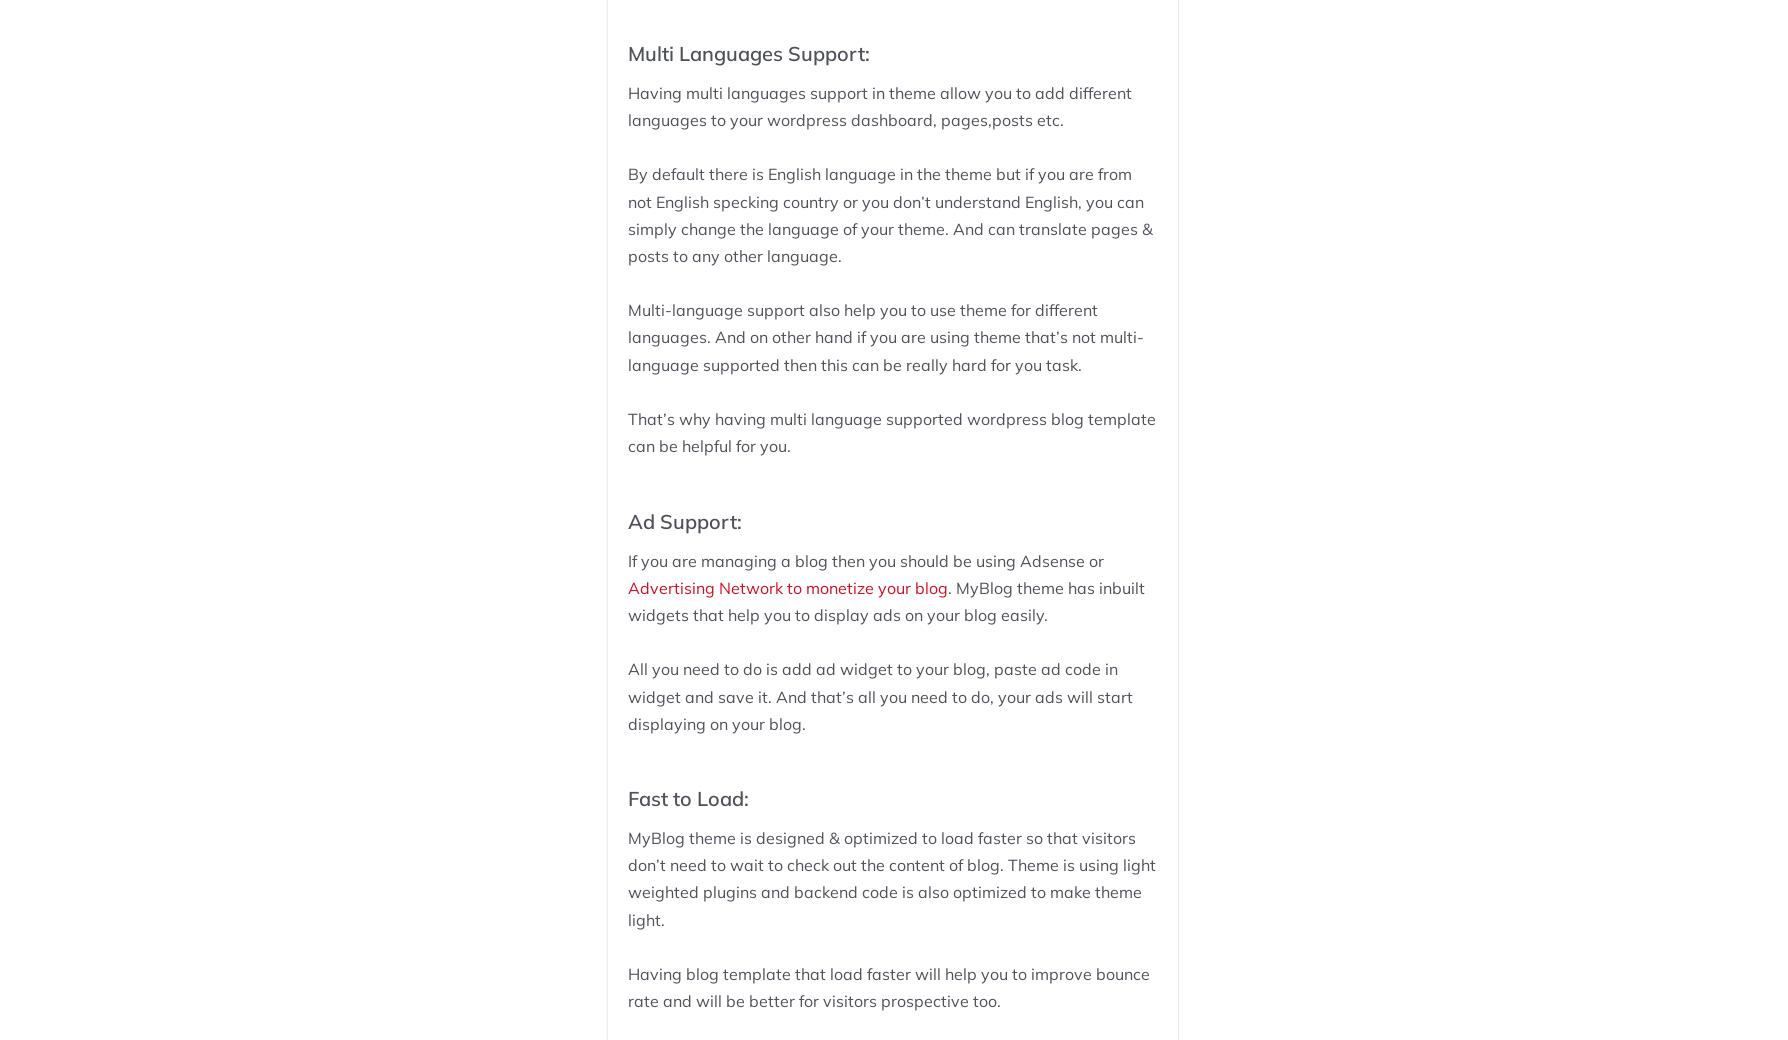 This screenshot has height=1040, width=1788. What do you see at coordinates (878, 695) in the screenshot?
I see `'All you need to do is add ad widget to your blog, paste ad code in widget and save it. And that’s all you need to do, your ads will start displaying on your blog.'` at bounding box center [878, 695].